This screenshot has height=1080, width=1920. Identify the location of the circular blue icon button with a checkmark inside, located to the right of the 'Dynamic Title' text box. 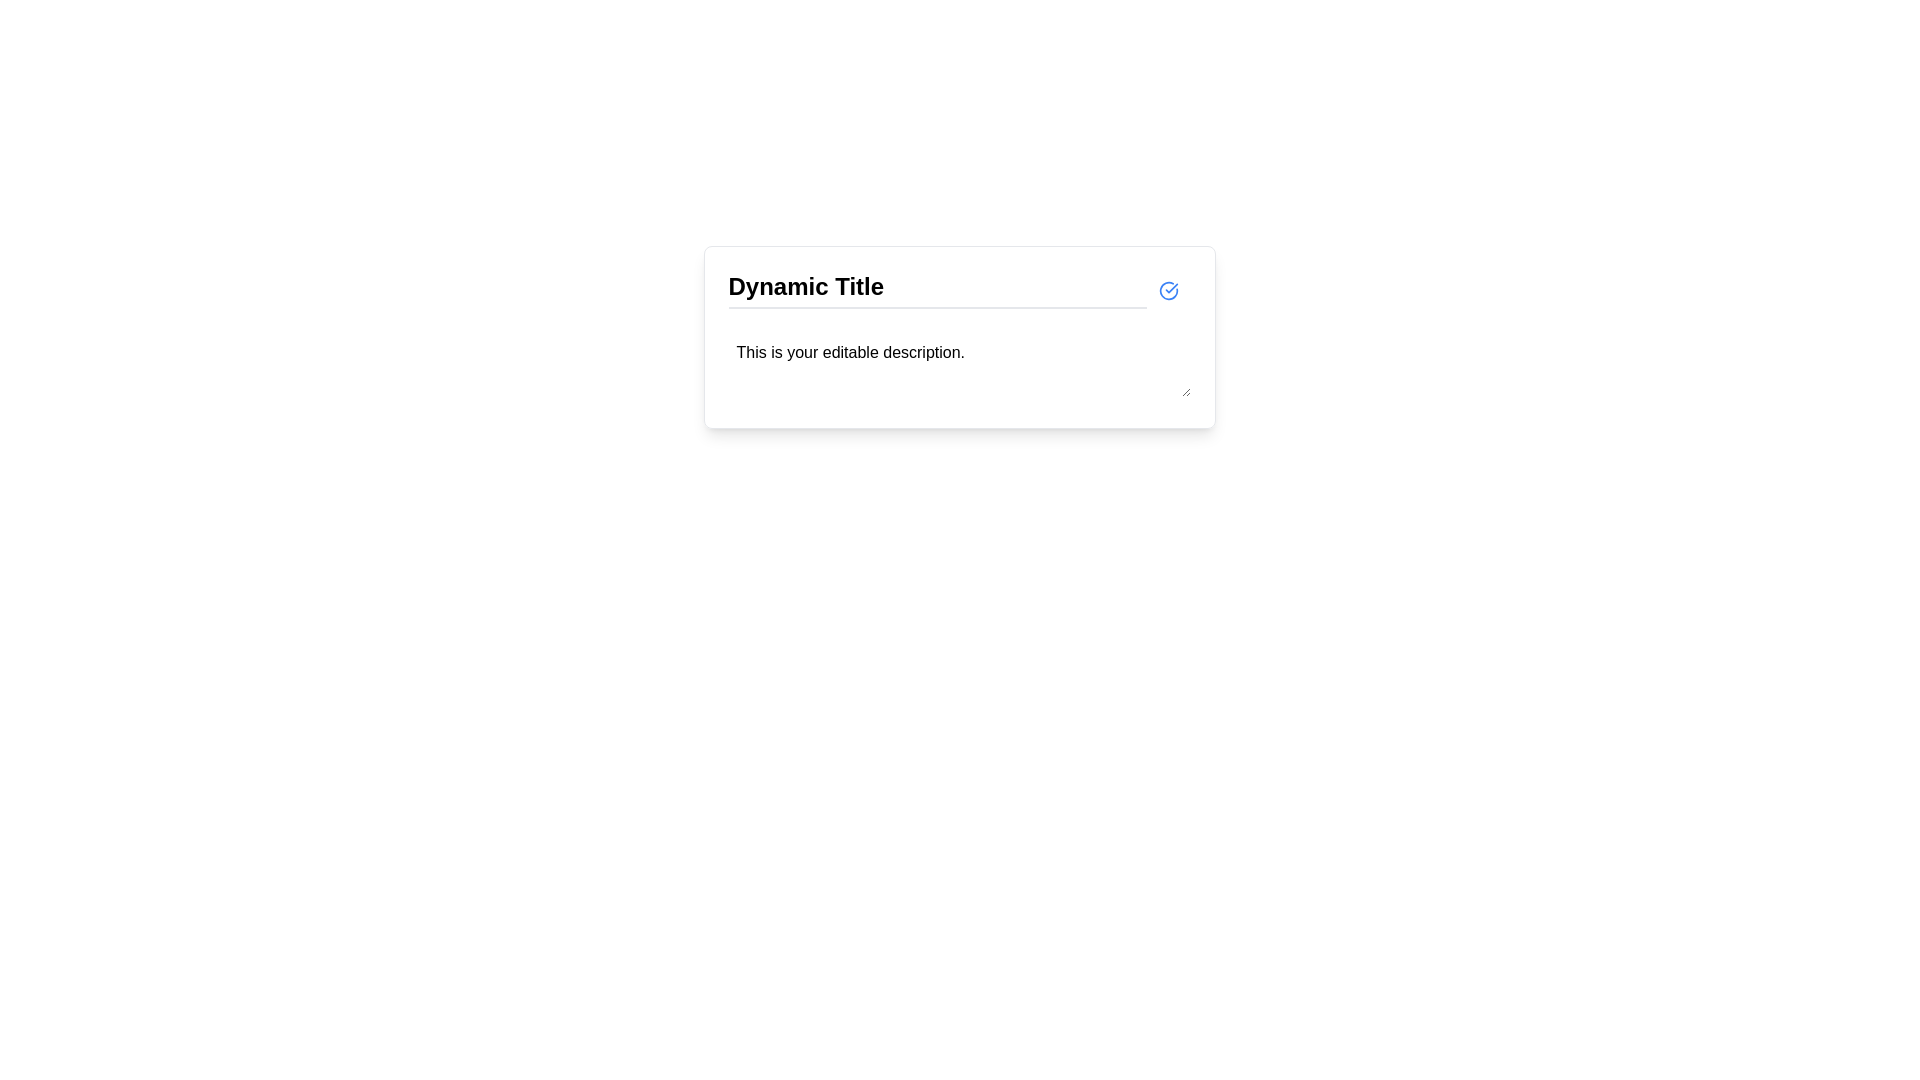
(1168, 289).